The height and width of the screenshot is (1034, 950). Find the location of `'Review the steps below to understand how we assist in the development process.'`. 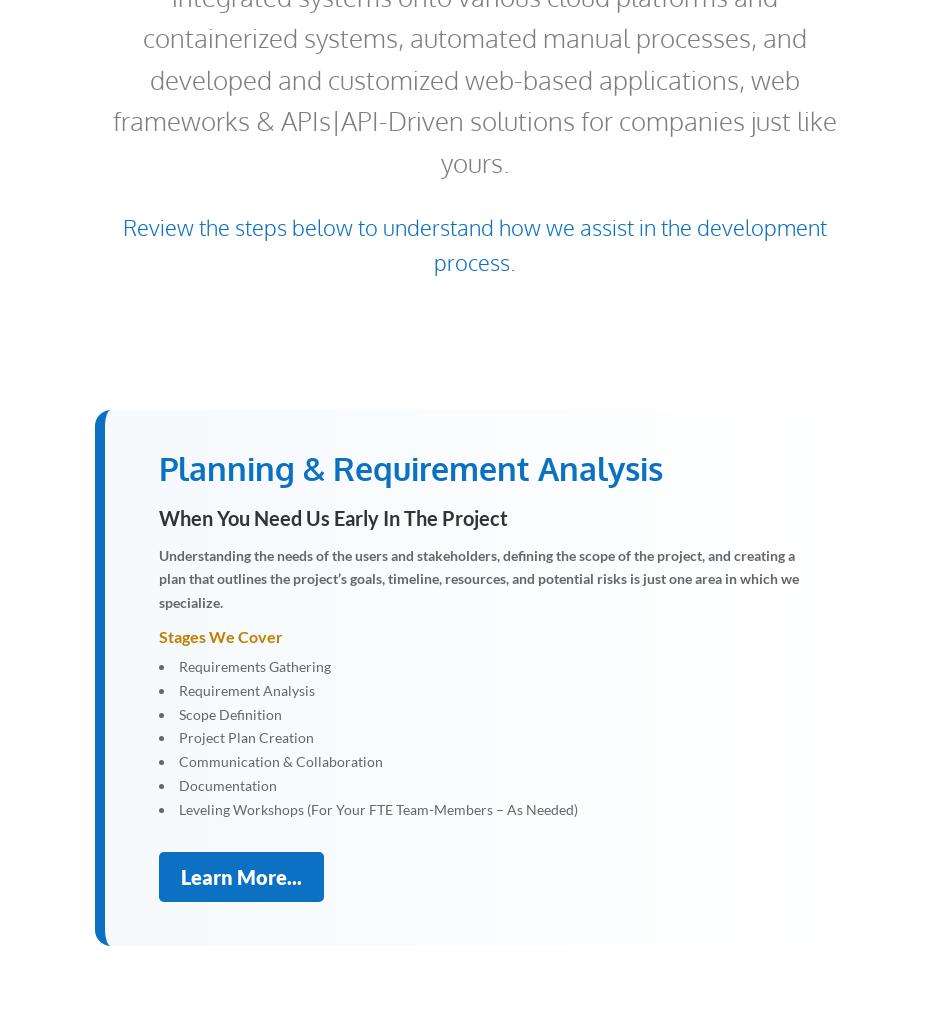

'Review the steps below to understand how we assist in the development process.' is located at coordinates (475, 243).